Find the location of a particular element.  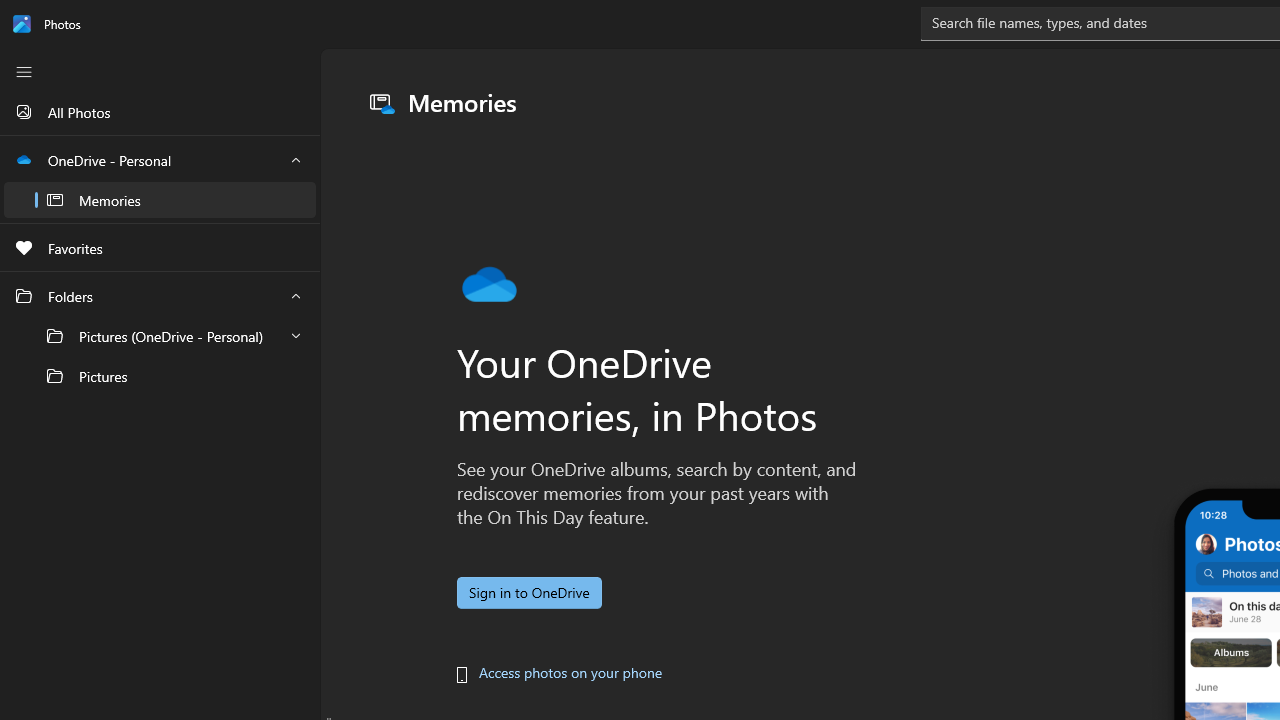

'Favorites' is located at coordinates (160, 246).